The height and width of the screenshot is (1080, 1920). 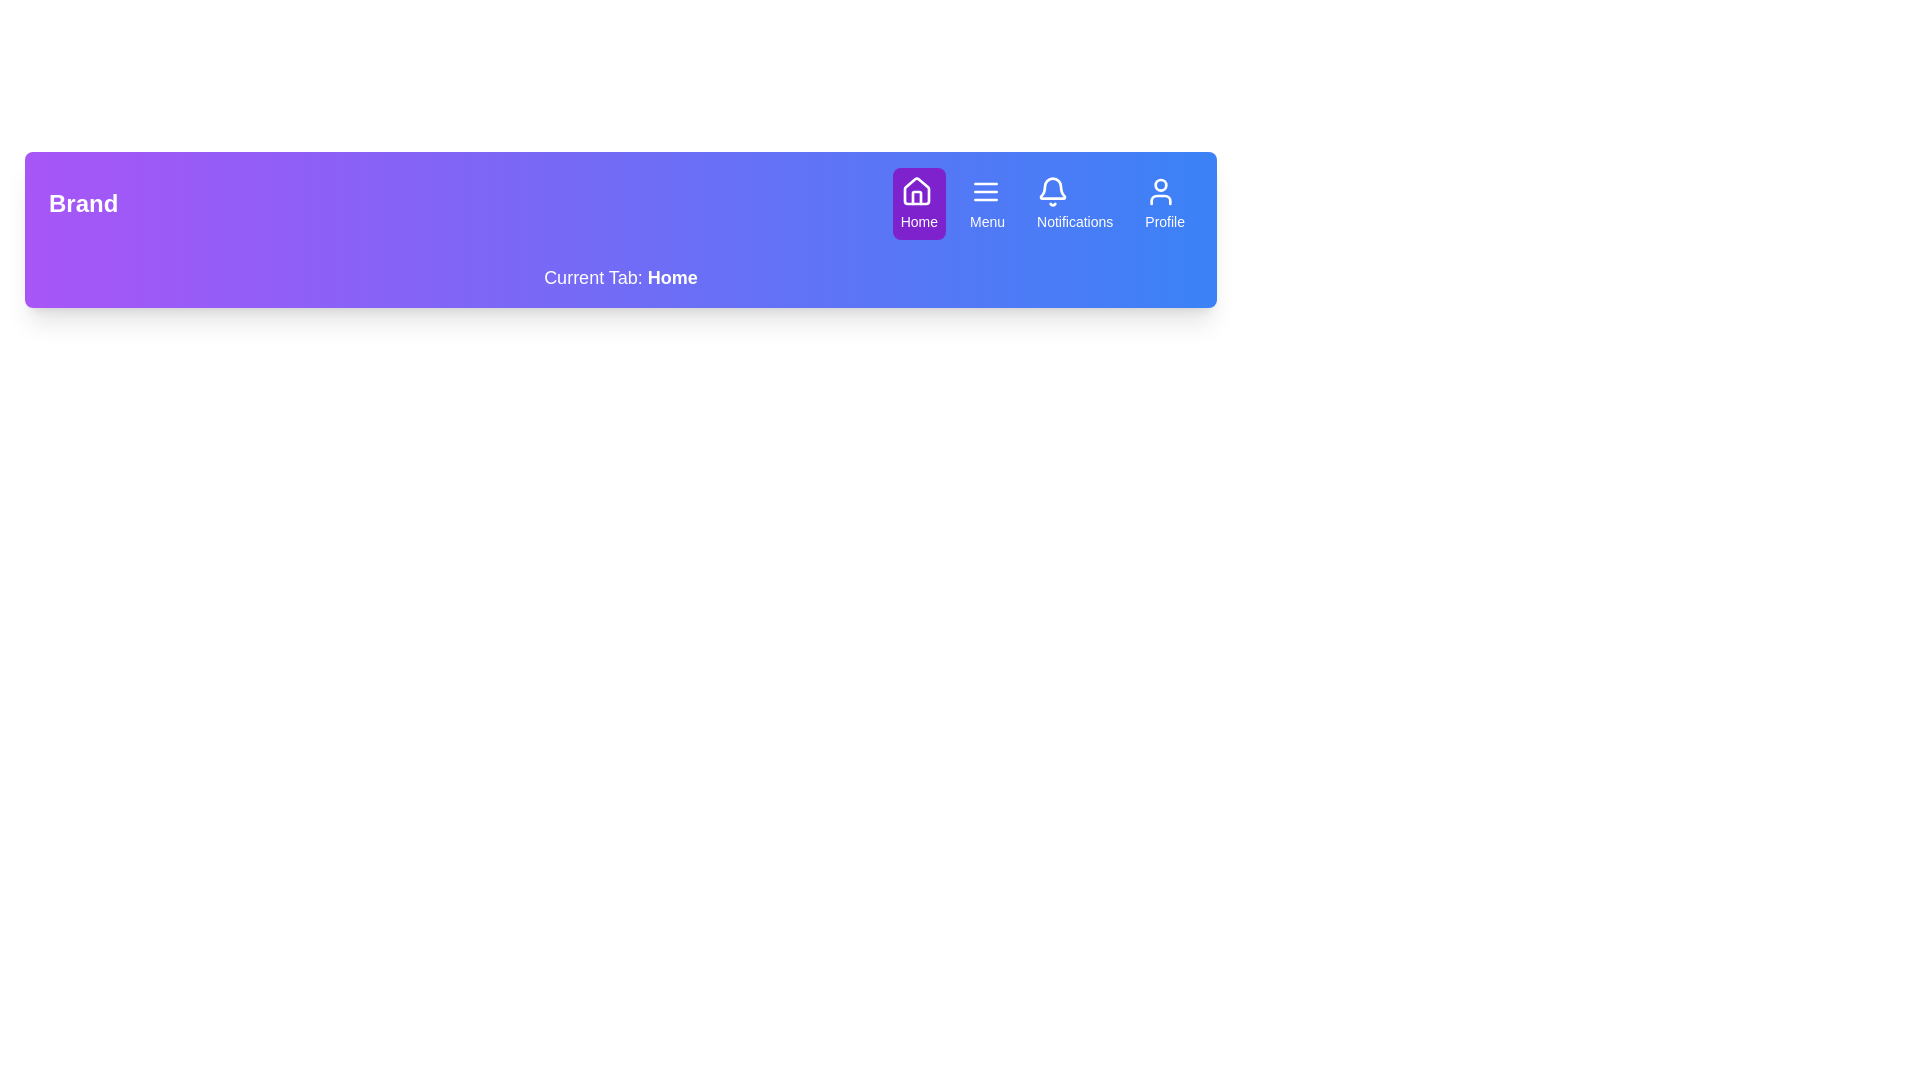 I want to click on the 'Home' button in the navigation menu, so click(x=918, y=204).